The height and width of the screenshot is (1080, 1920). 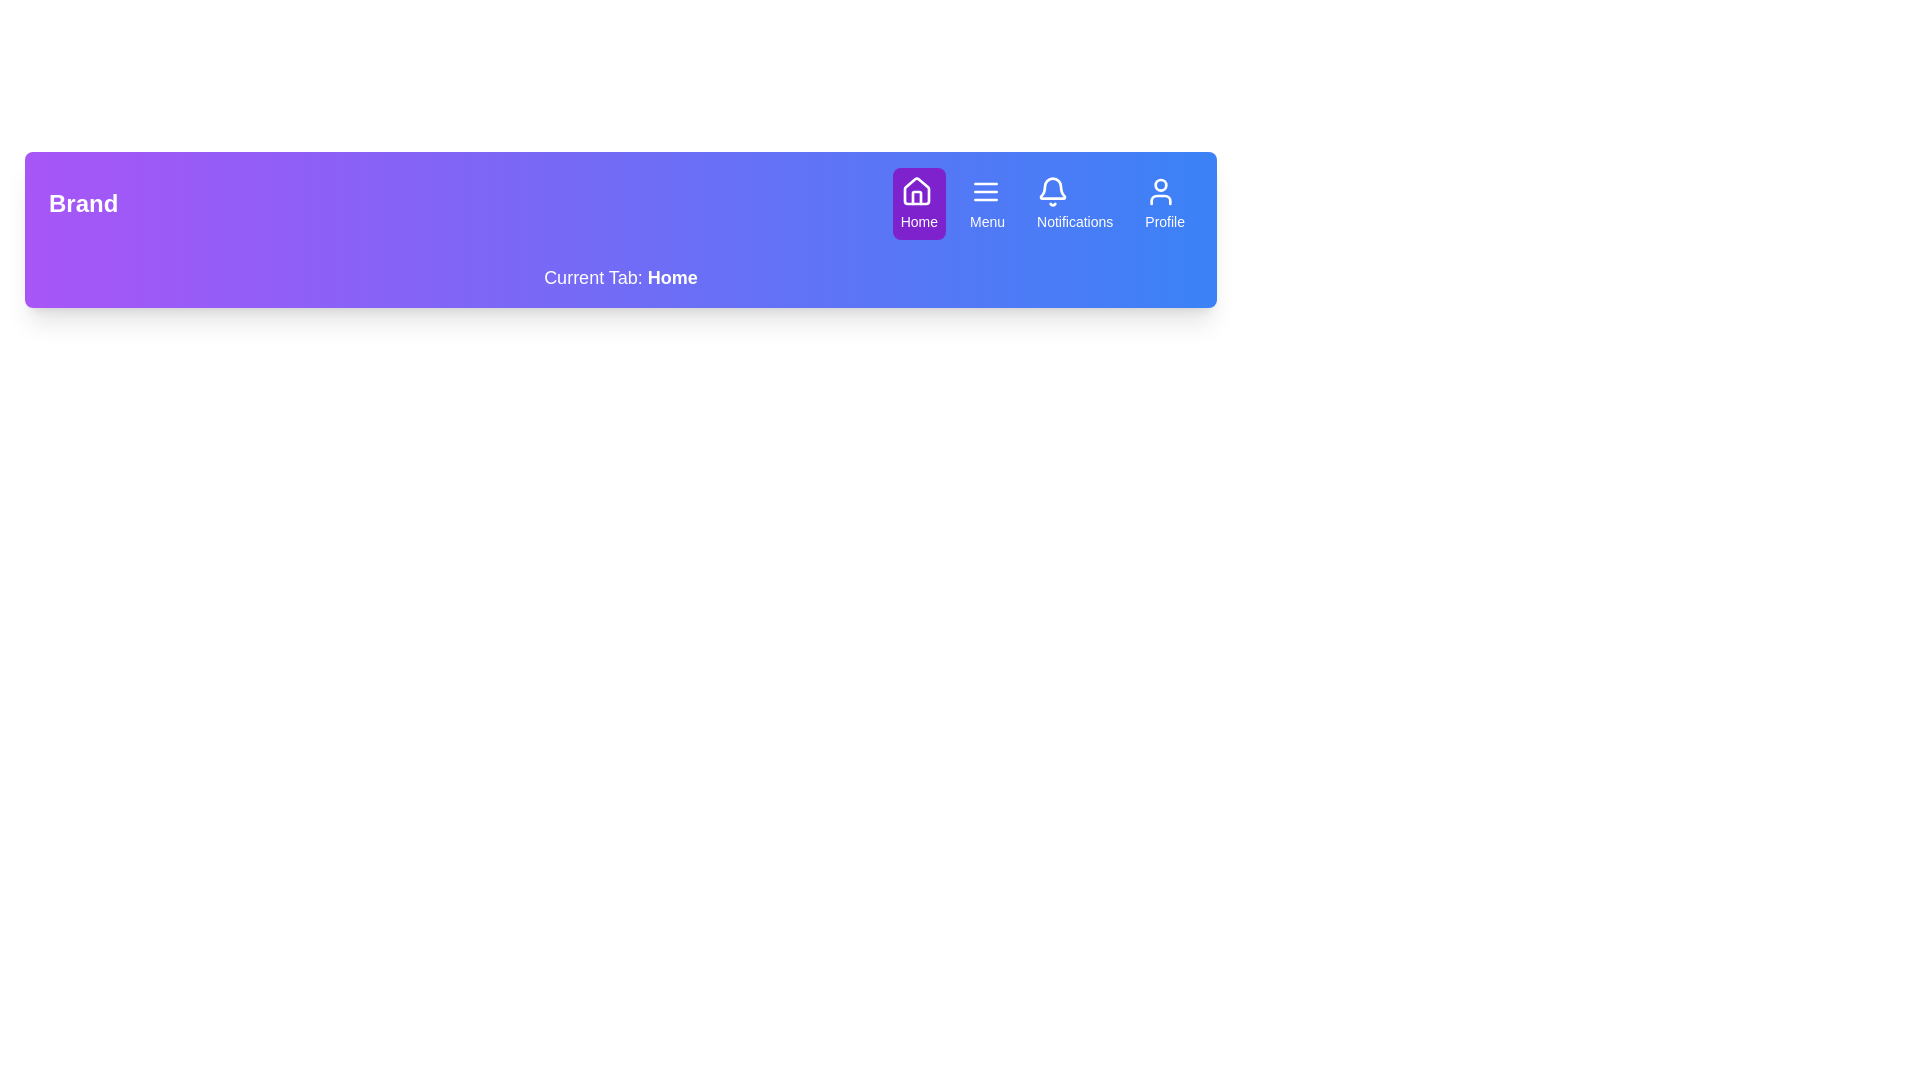 I want to click on the 'Home' button in the navigation menu, so click(x=918, y=204).